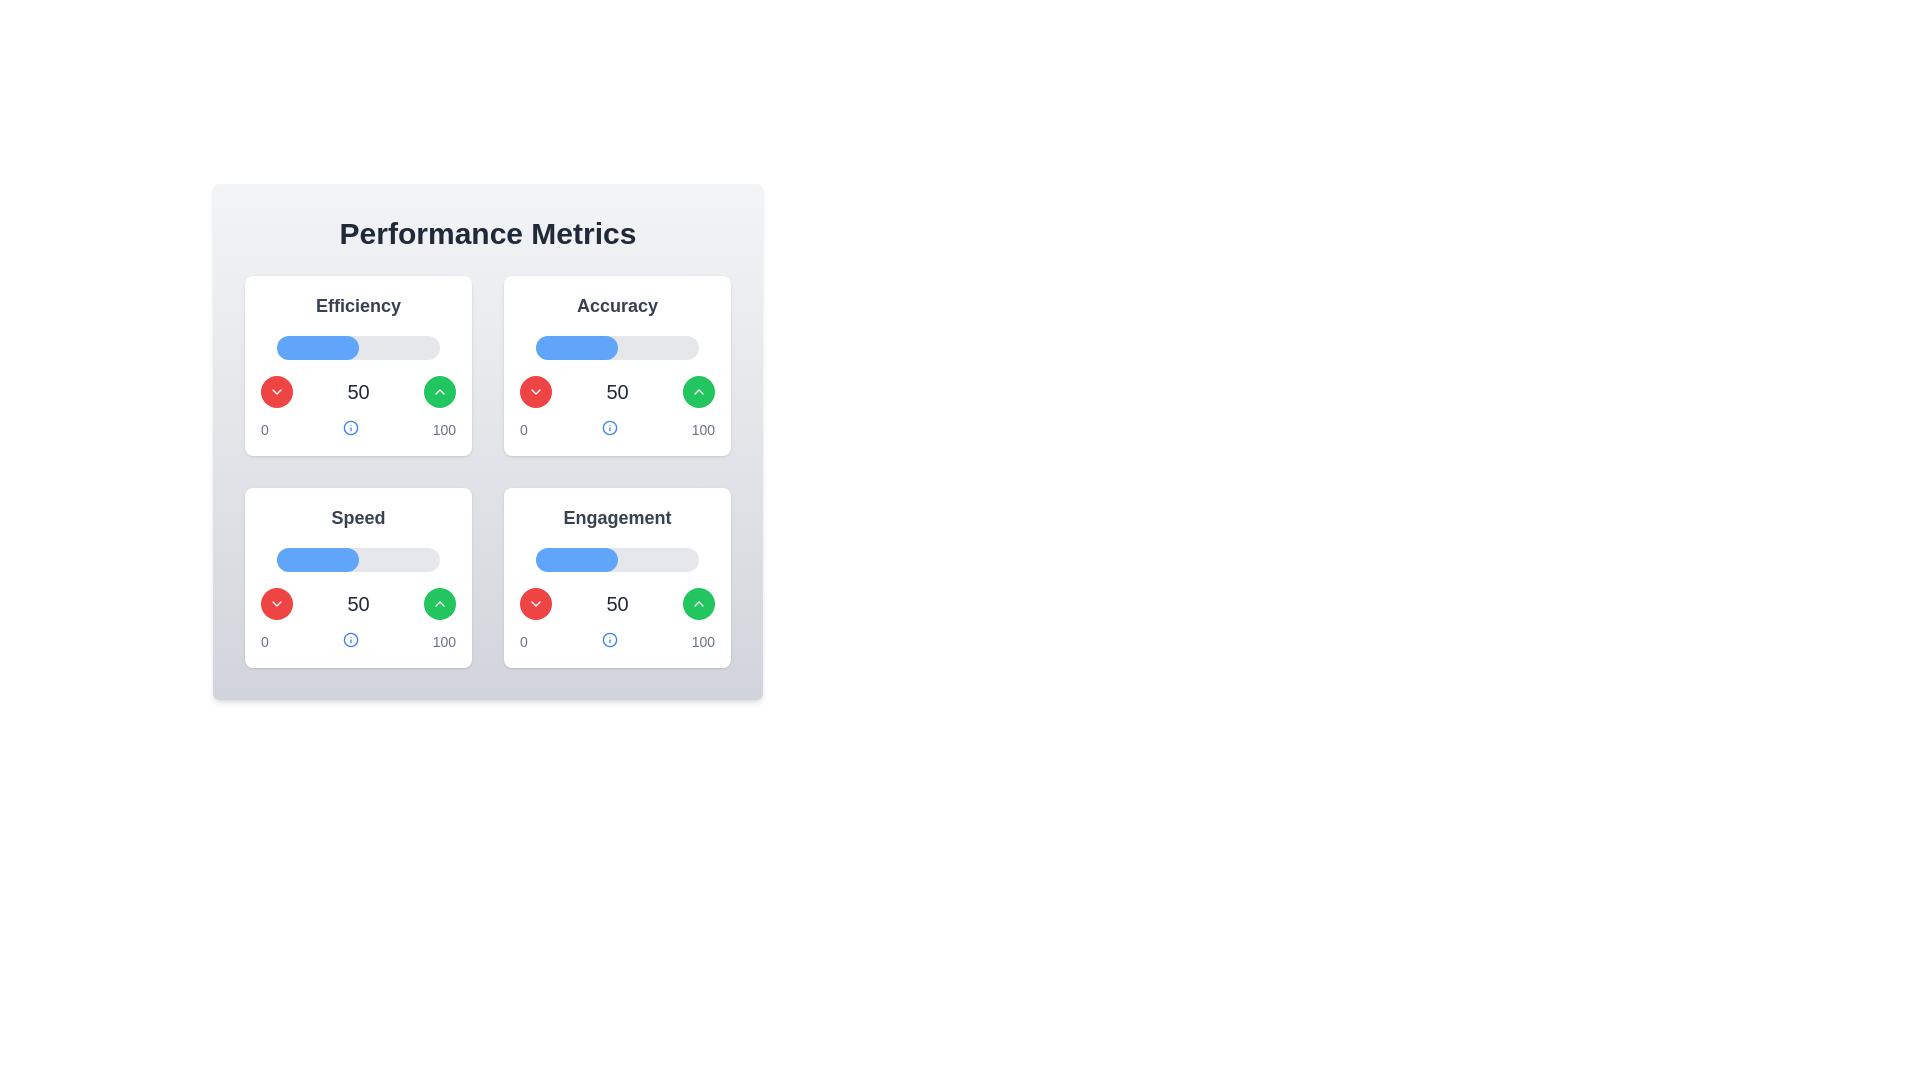 The image size is (1920, 1080). I want to click on number displayed in the Efficiency metric text label, which is located within the Efficiency card, centered between two arrow buttons, so click(358, 392).